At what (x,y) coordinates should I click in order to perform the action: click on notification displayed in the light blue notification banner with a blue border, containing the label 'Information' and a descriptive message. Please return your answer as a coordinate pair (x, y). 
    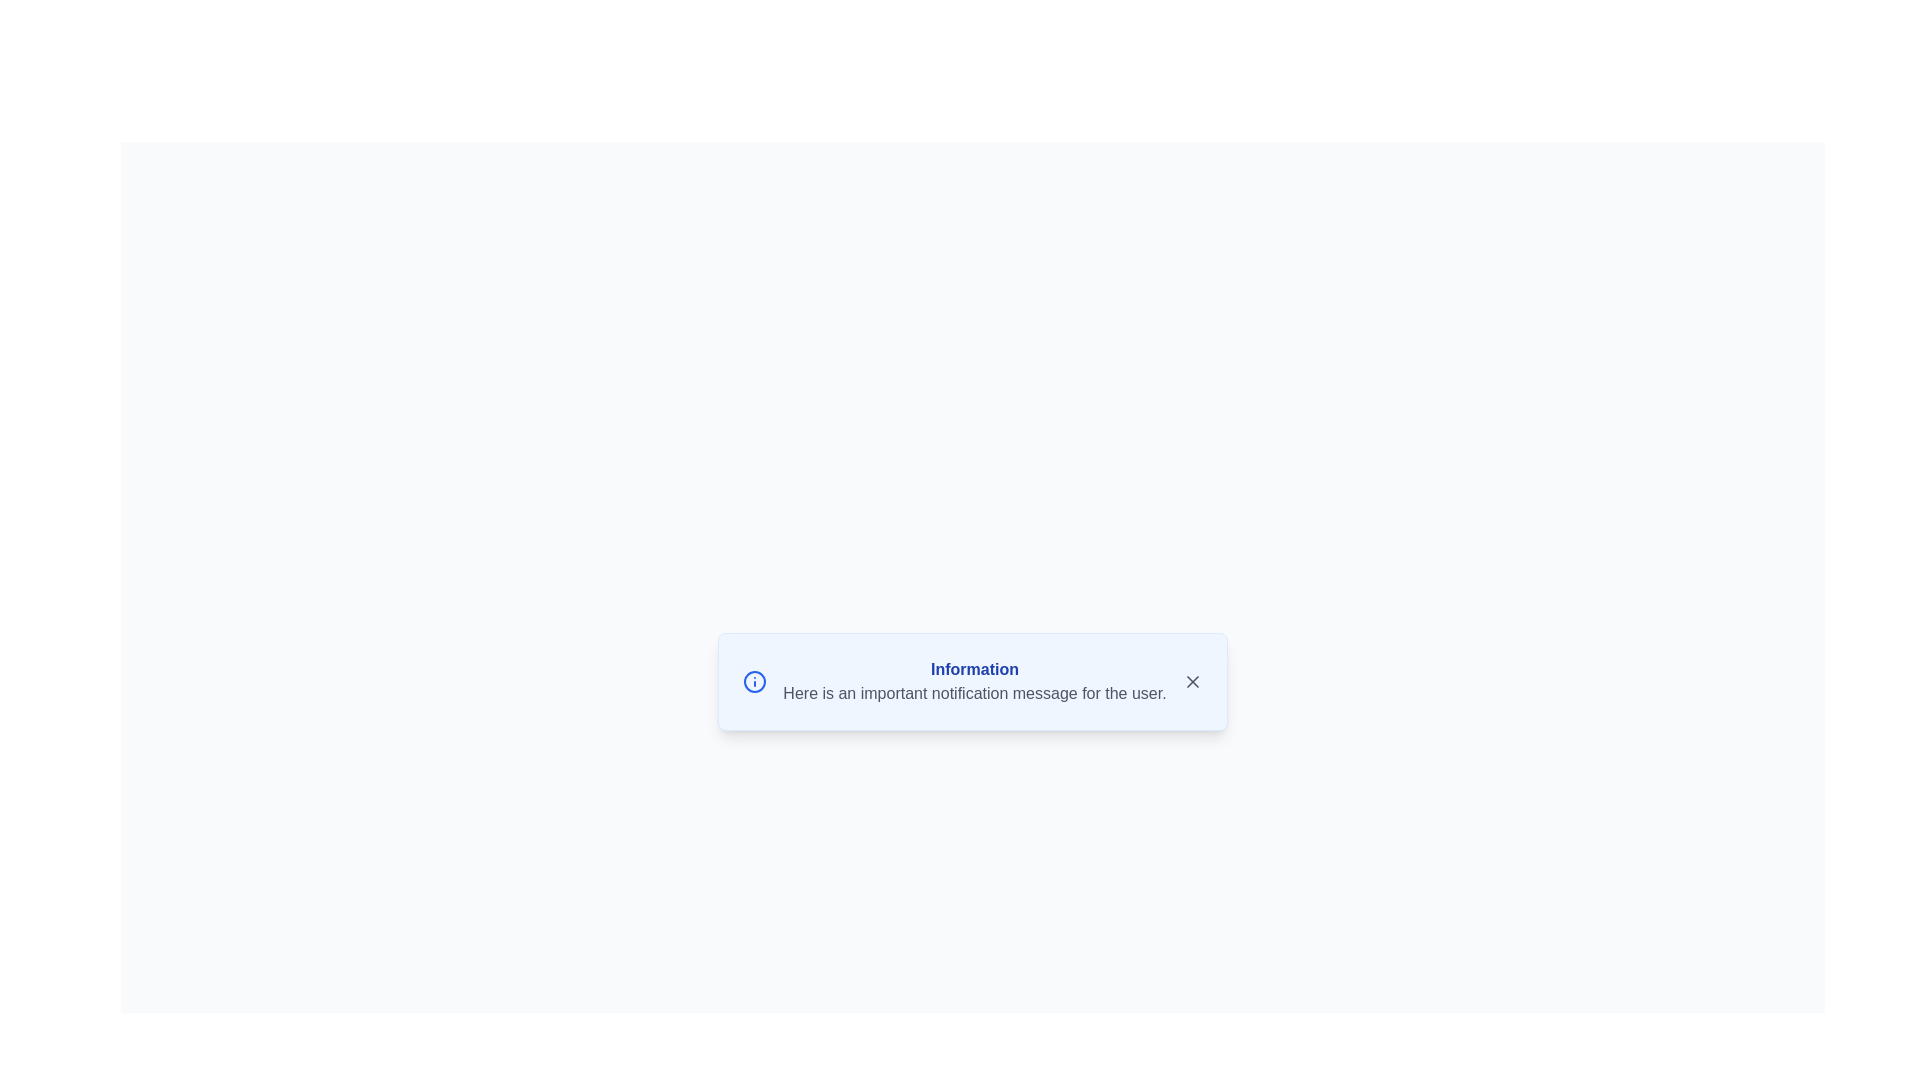
    Looking at the image, I should click on (973, 681).